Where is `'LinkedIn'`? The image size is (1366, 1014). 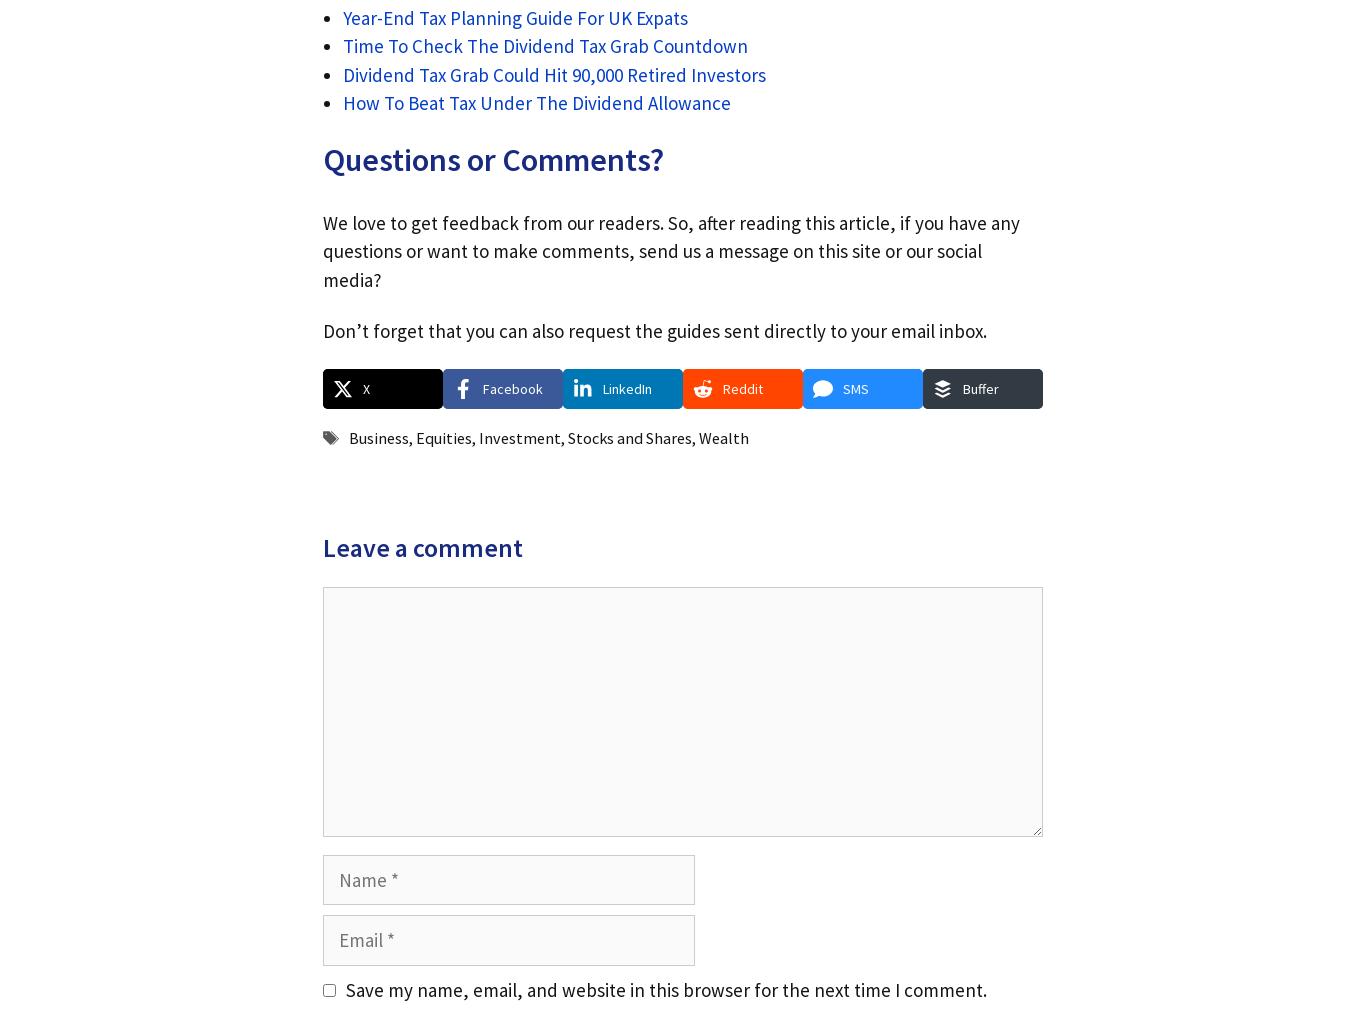
'LinkedIn' is located at coordinates (626, 386).